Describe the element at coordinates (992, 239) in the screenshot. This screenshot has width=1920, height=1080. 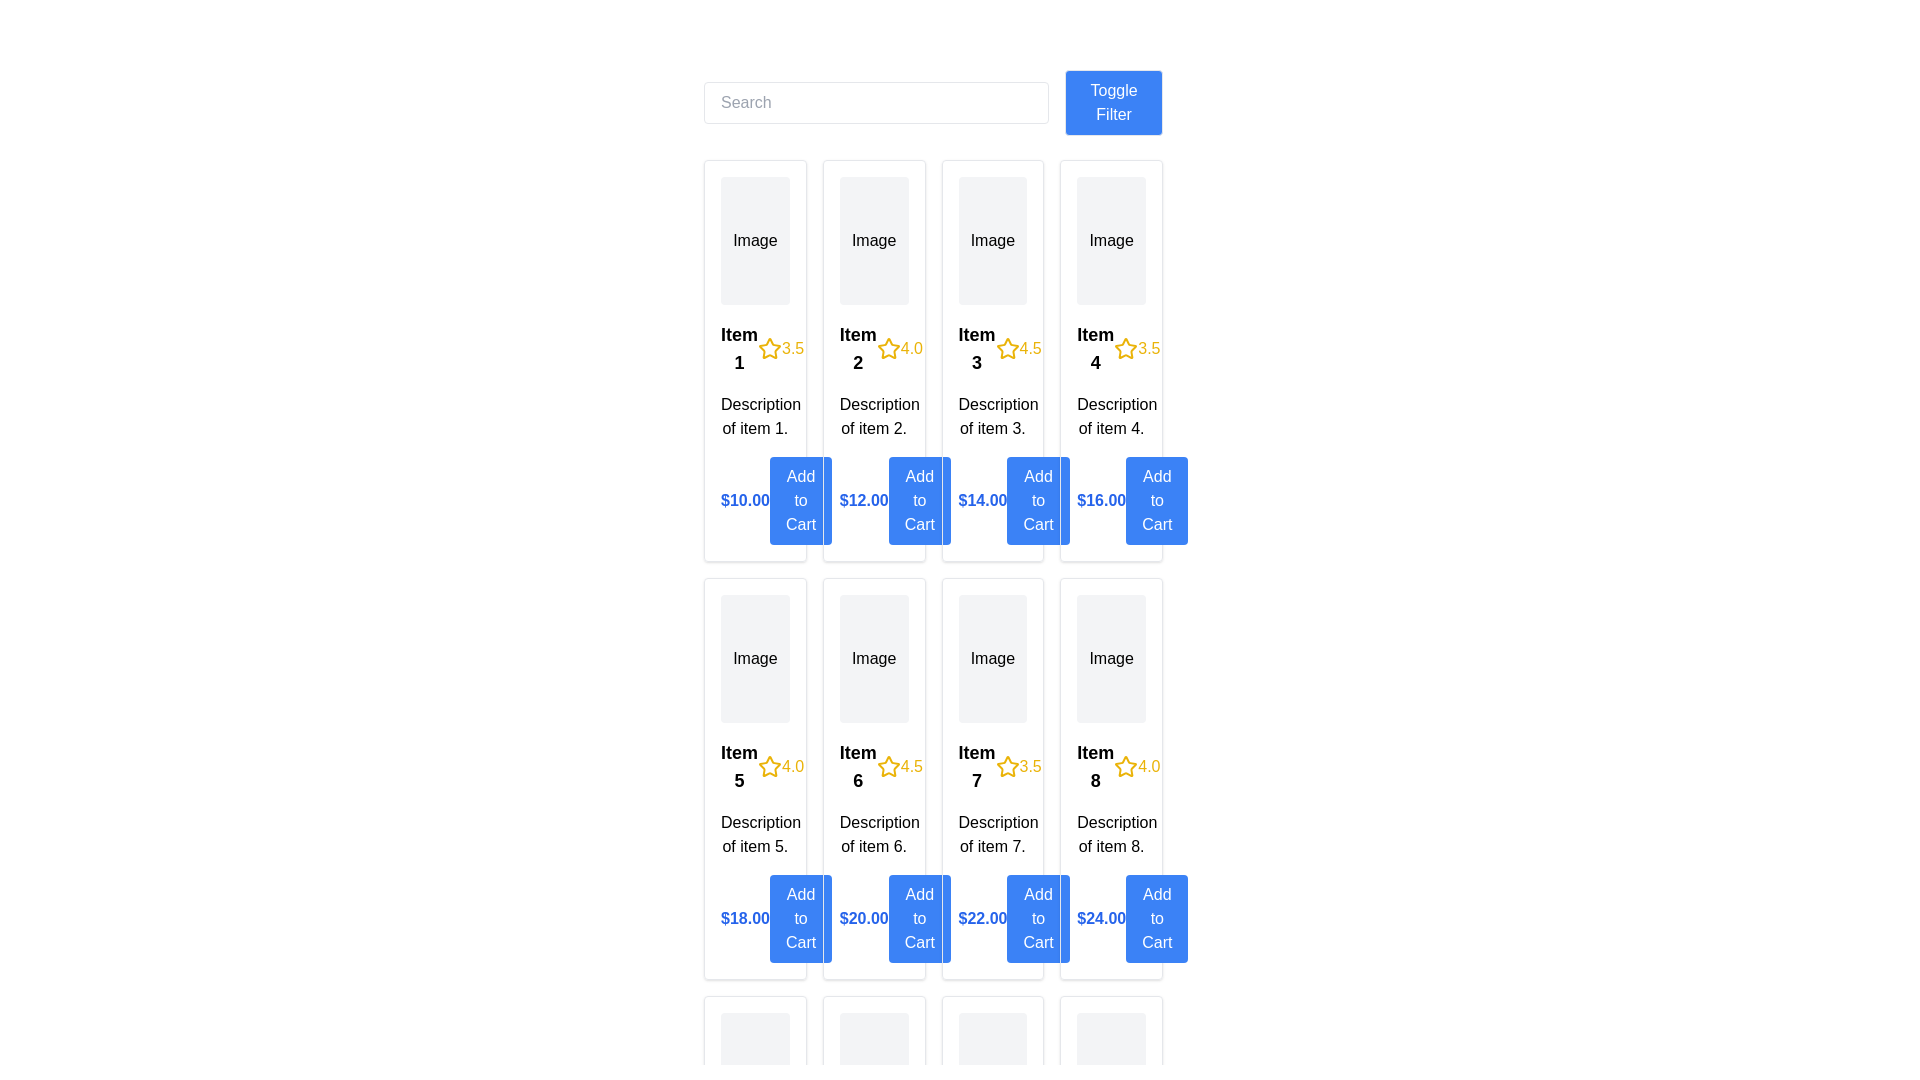
I see `the placeholder for the image associated with 'Item 3', which is located in the third column of the grid layout` at that location.